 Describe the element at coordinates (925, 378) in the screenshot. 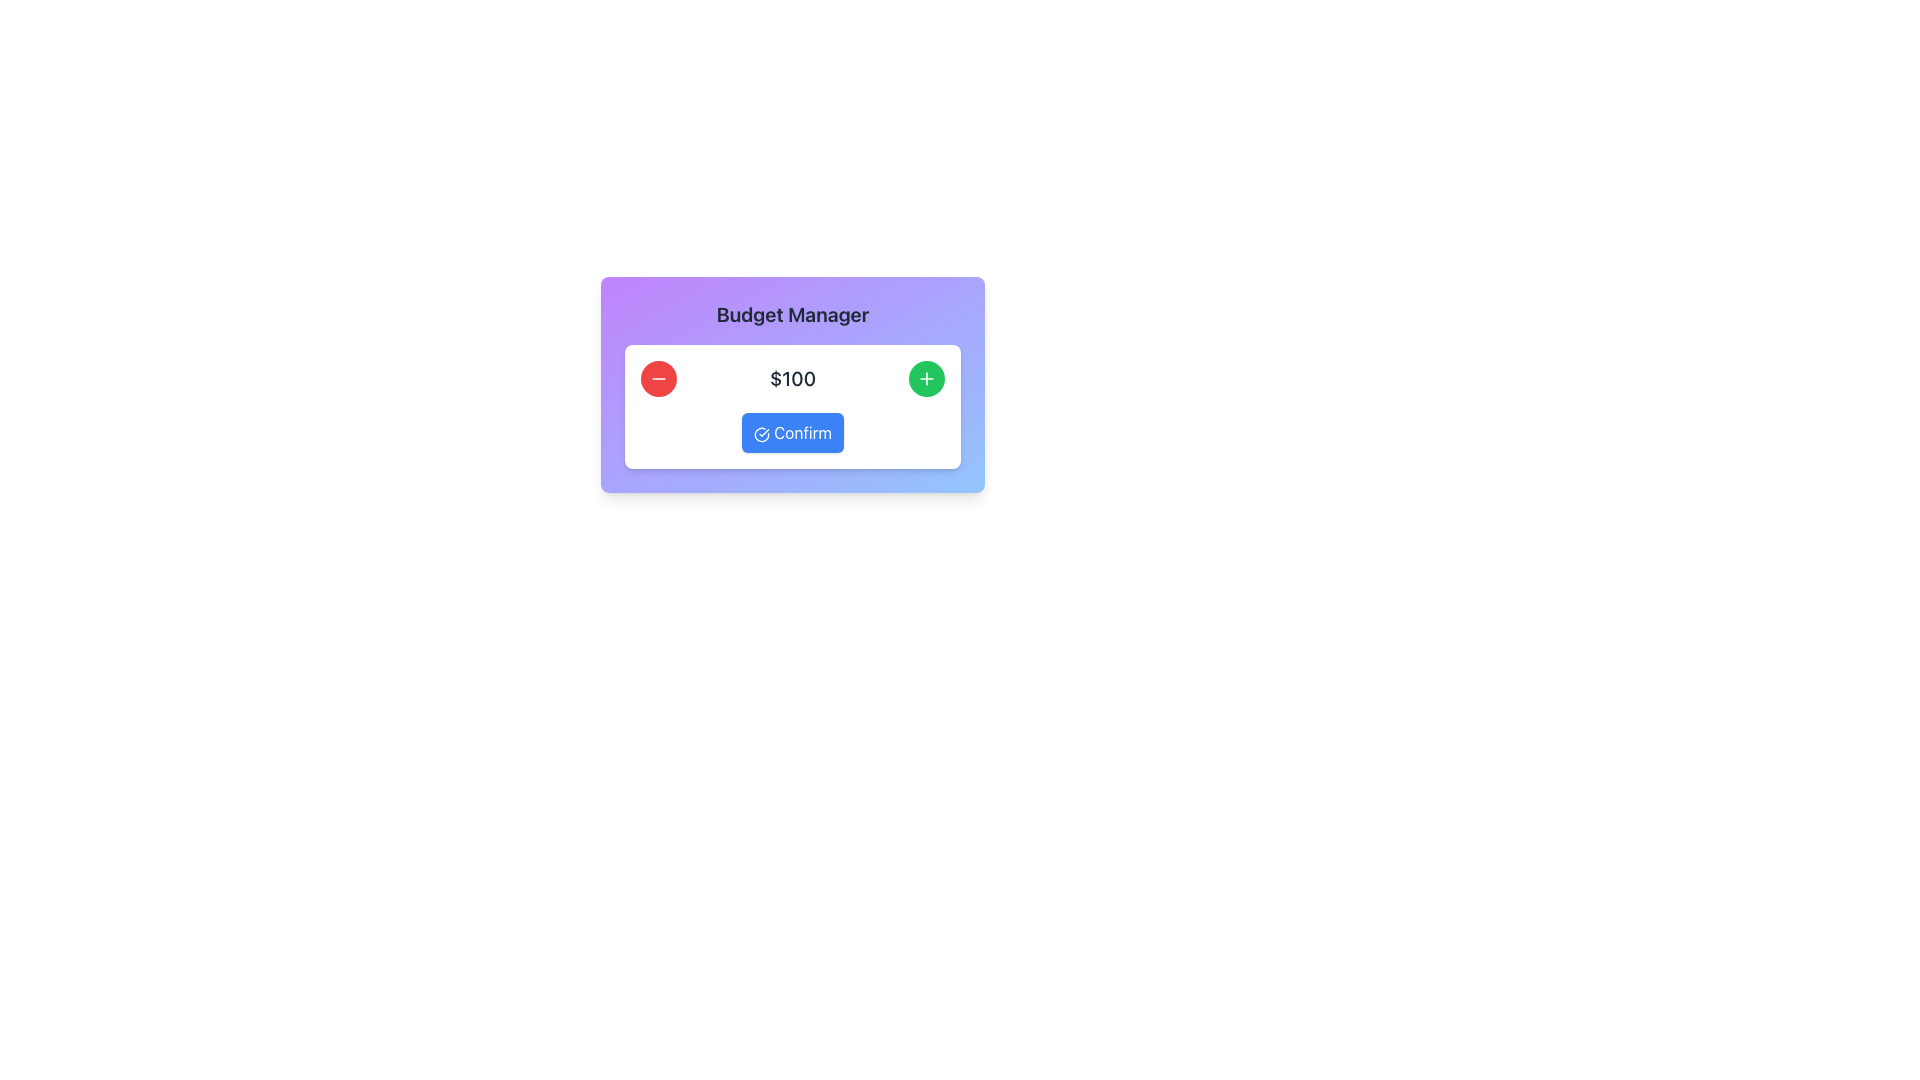

I see `the green circular button with a white plus icon located in the top-right corner of the Budget Manager modal` at that location.